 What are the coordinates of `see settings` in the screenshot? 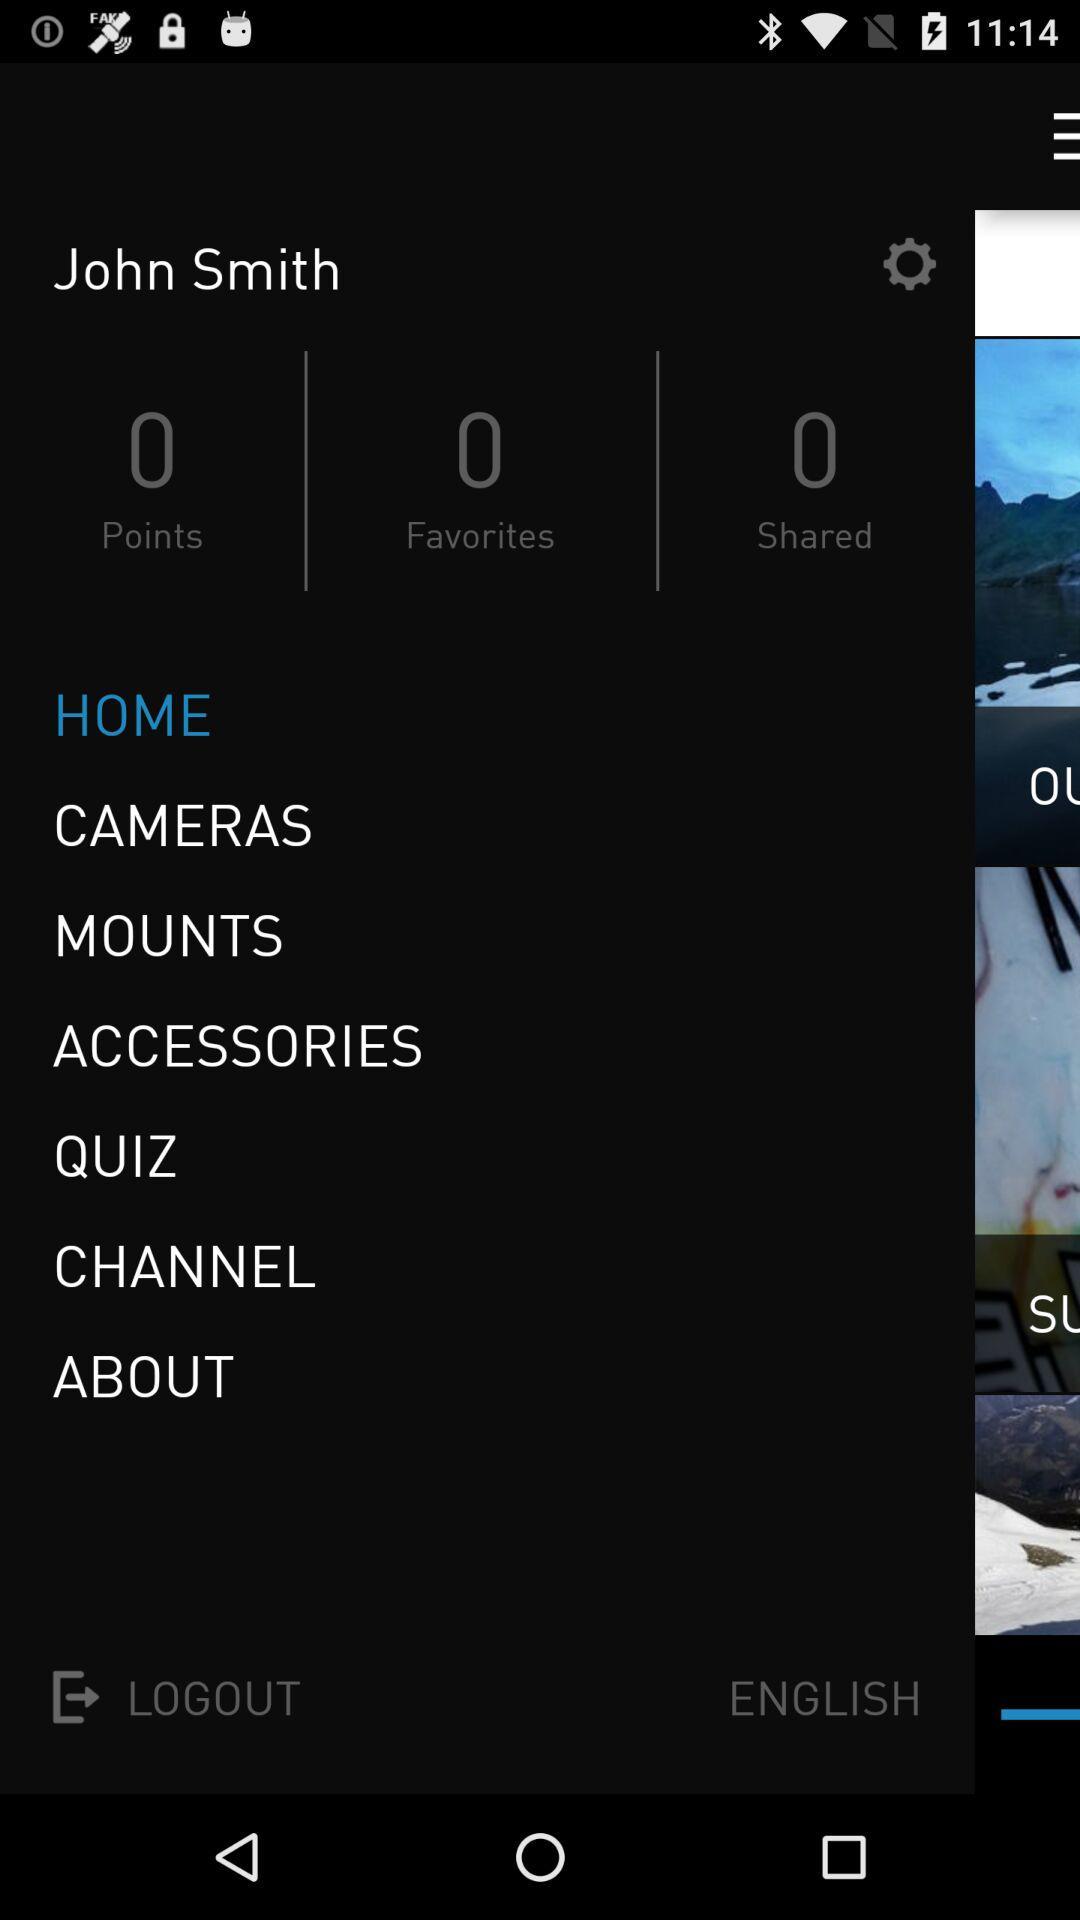 It's located at (909, 262).